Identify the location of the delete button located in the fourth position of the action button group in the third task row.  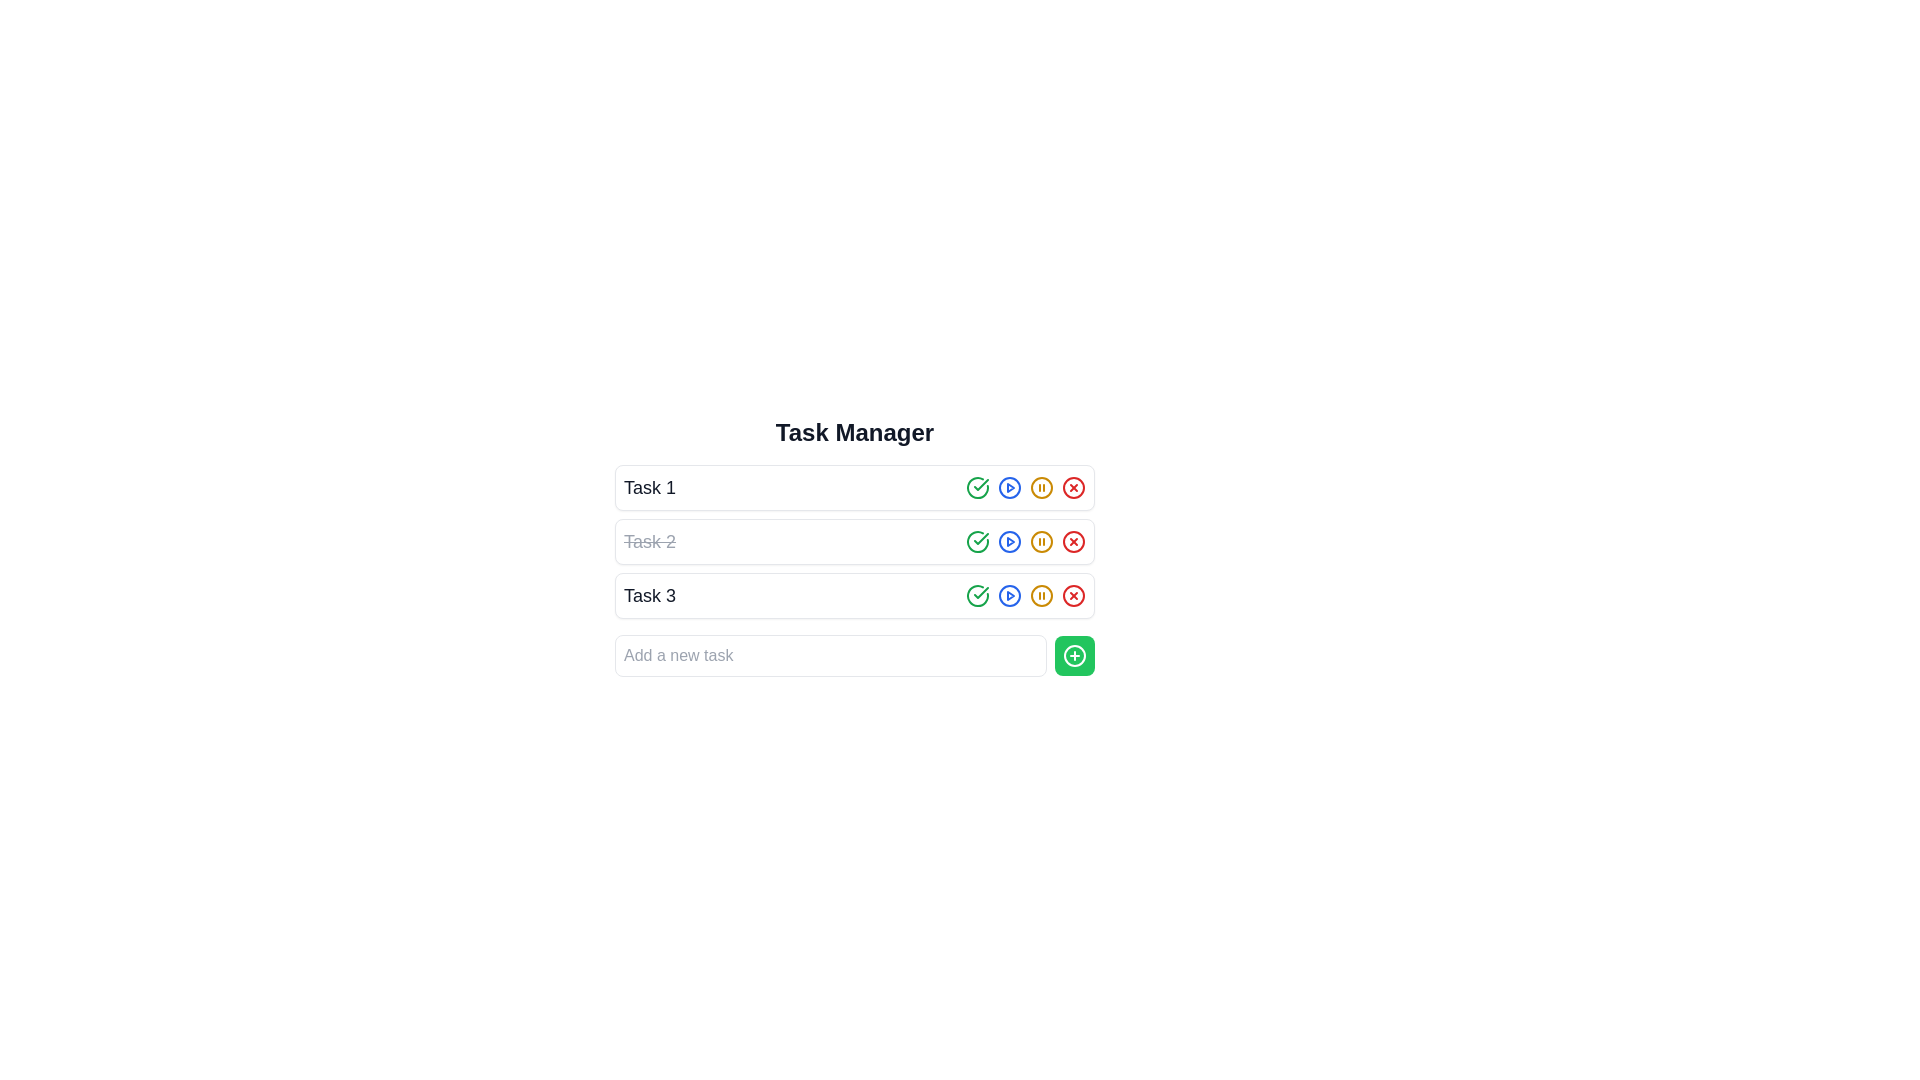
(1073, 595).